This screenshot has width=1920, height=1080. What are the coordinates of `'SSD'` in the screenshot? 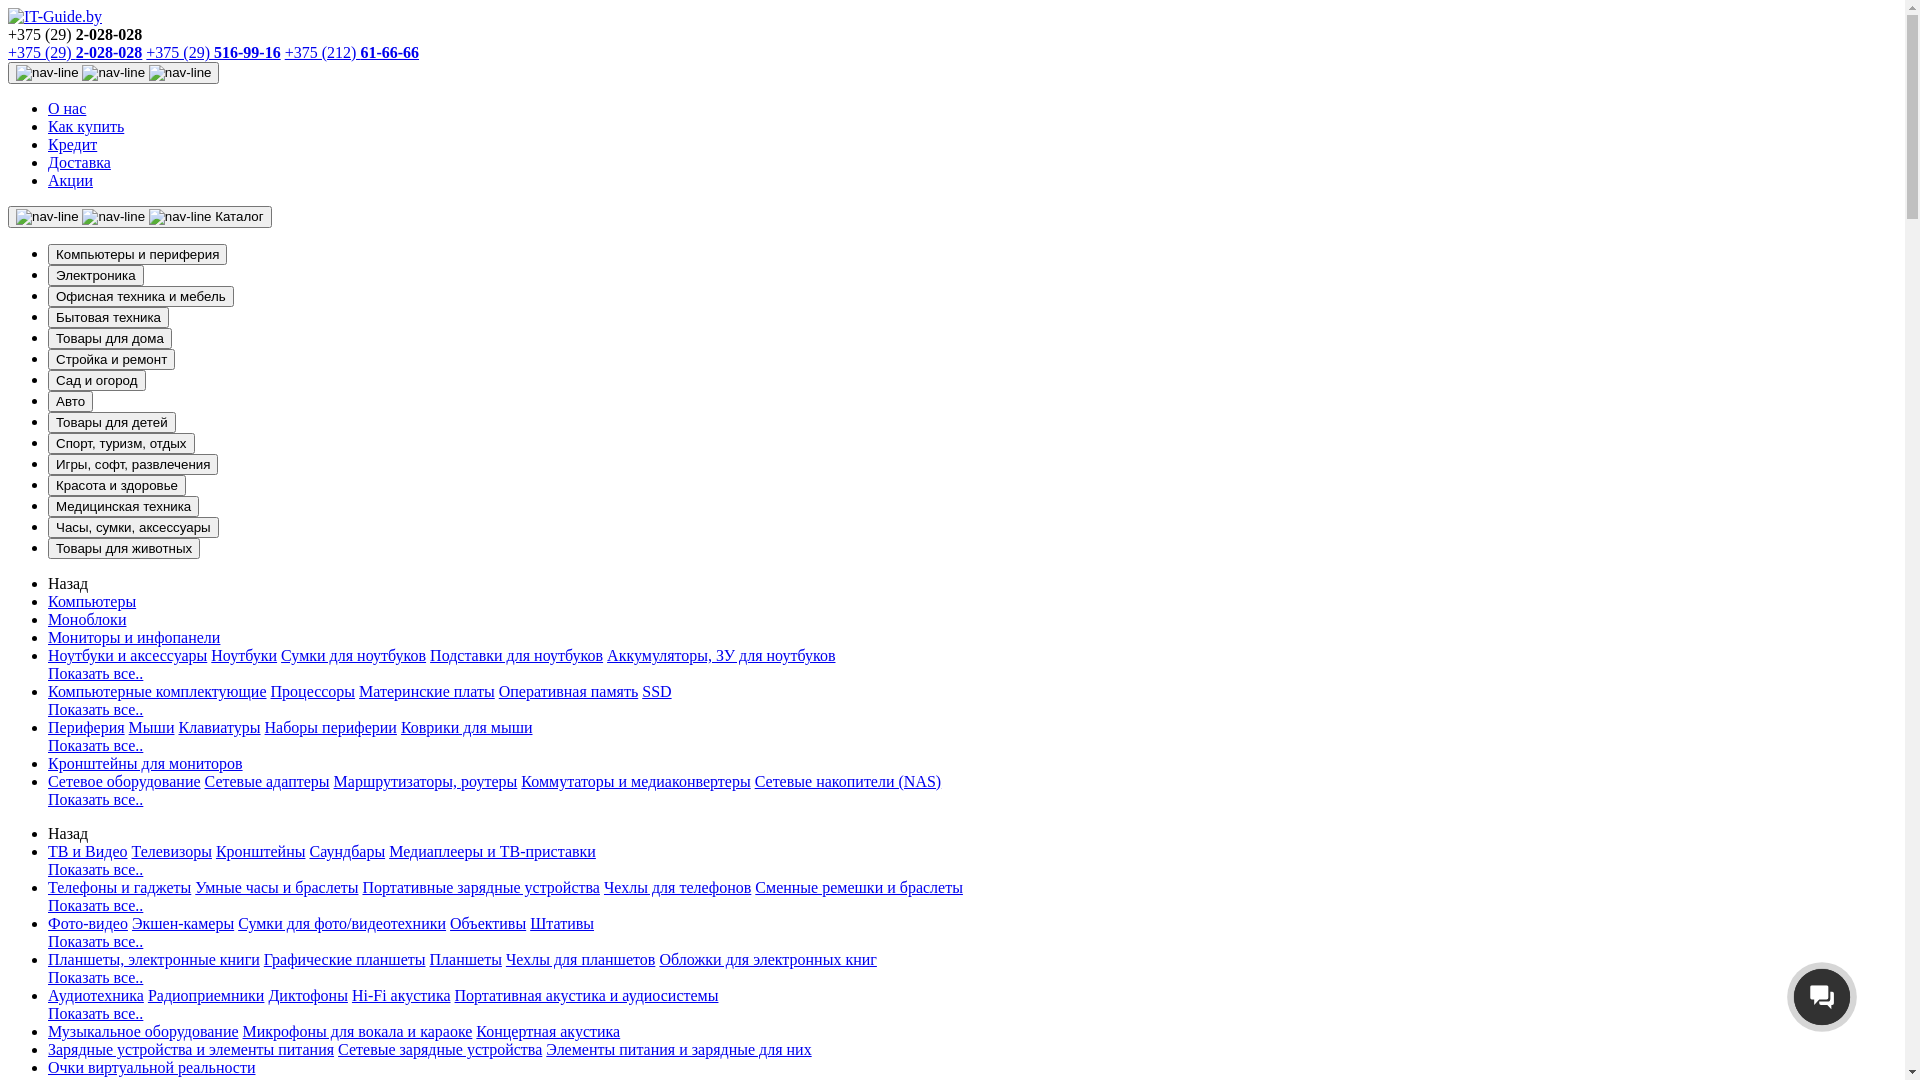 It's located at (642, 690).